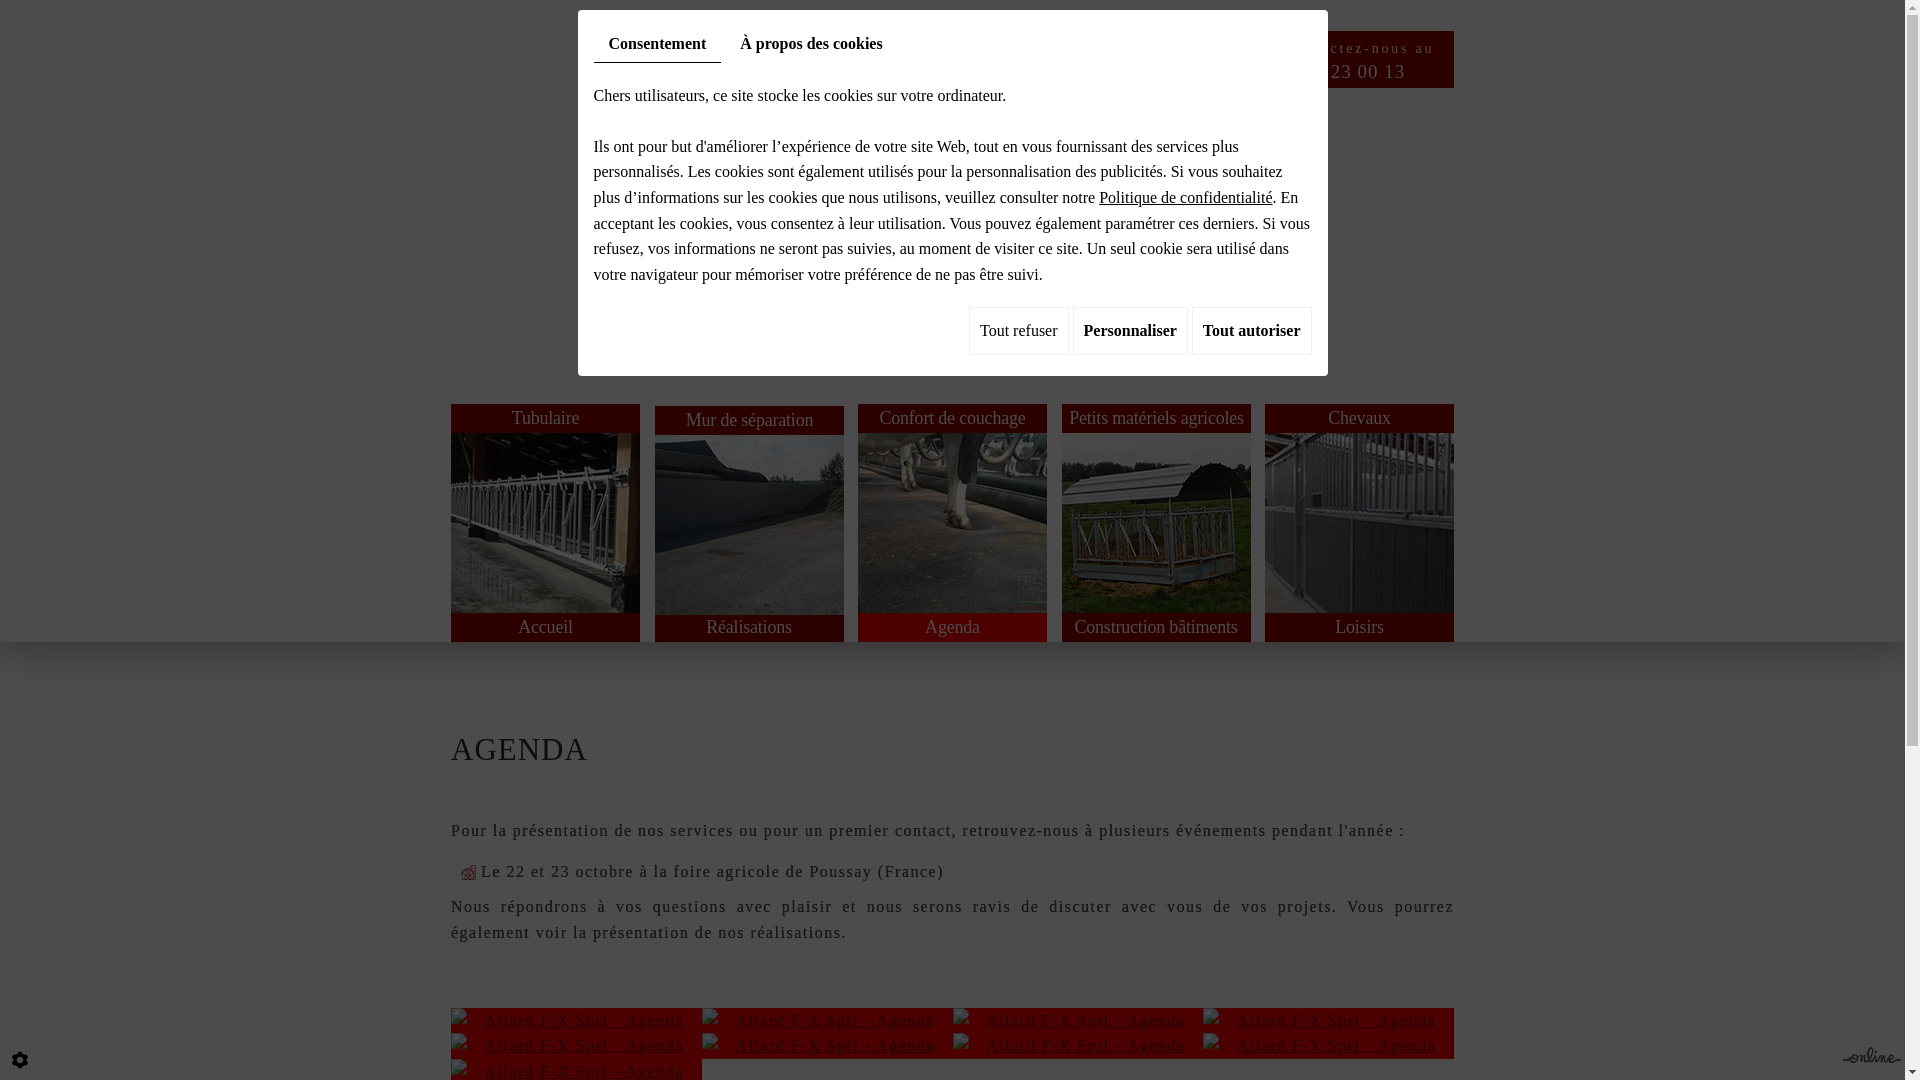 The image size is (1920, 1080). I want to click on 'Allard F-X Sprl -  Agenda Foire agricole de Poussay (France)', so click(1328, 1021).